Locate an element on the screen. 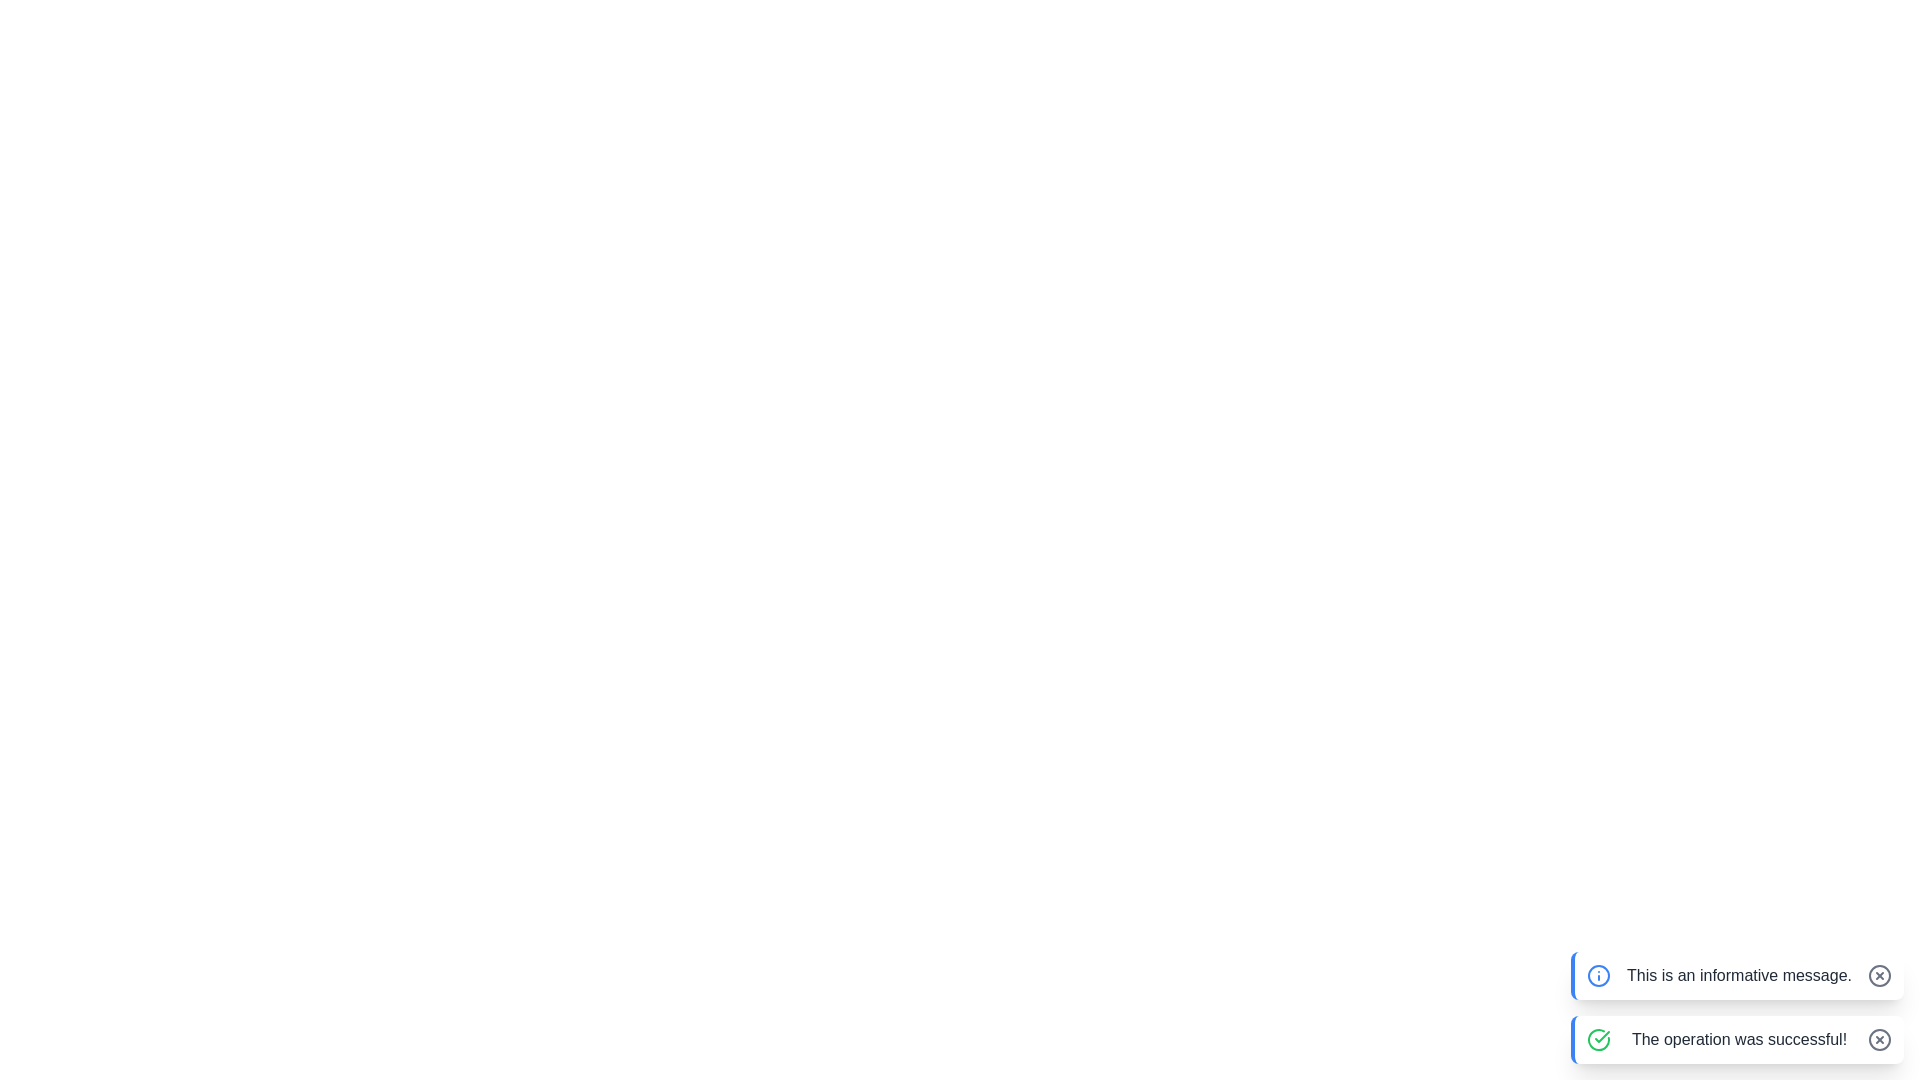 Image resolution: width=1920 pixels, height=1080 pixels. the icon representing the notification type info is located at coordinates (1597, 974).